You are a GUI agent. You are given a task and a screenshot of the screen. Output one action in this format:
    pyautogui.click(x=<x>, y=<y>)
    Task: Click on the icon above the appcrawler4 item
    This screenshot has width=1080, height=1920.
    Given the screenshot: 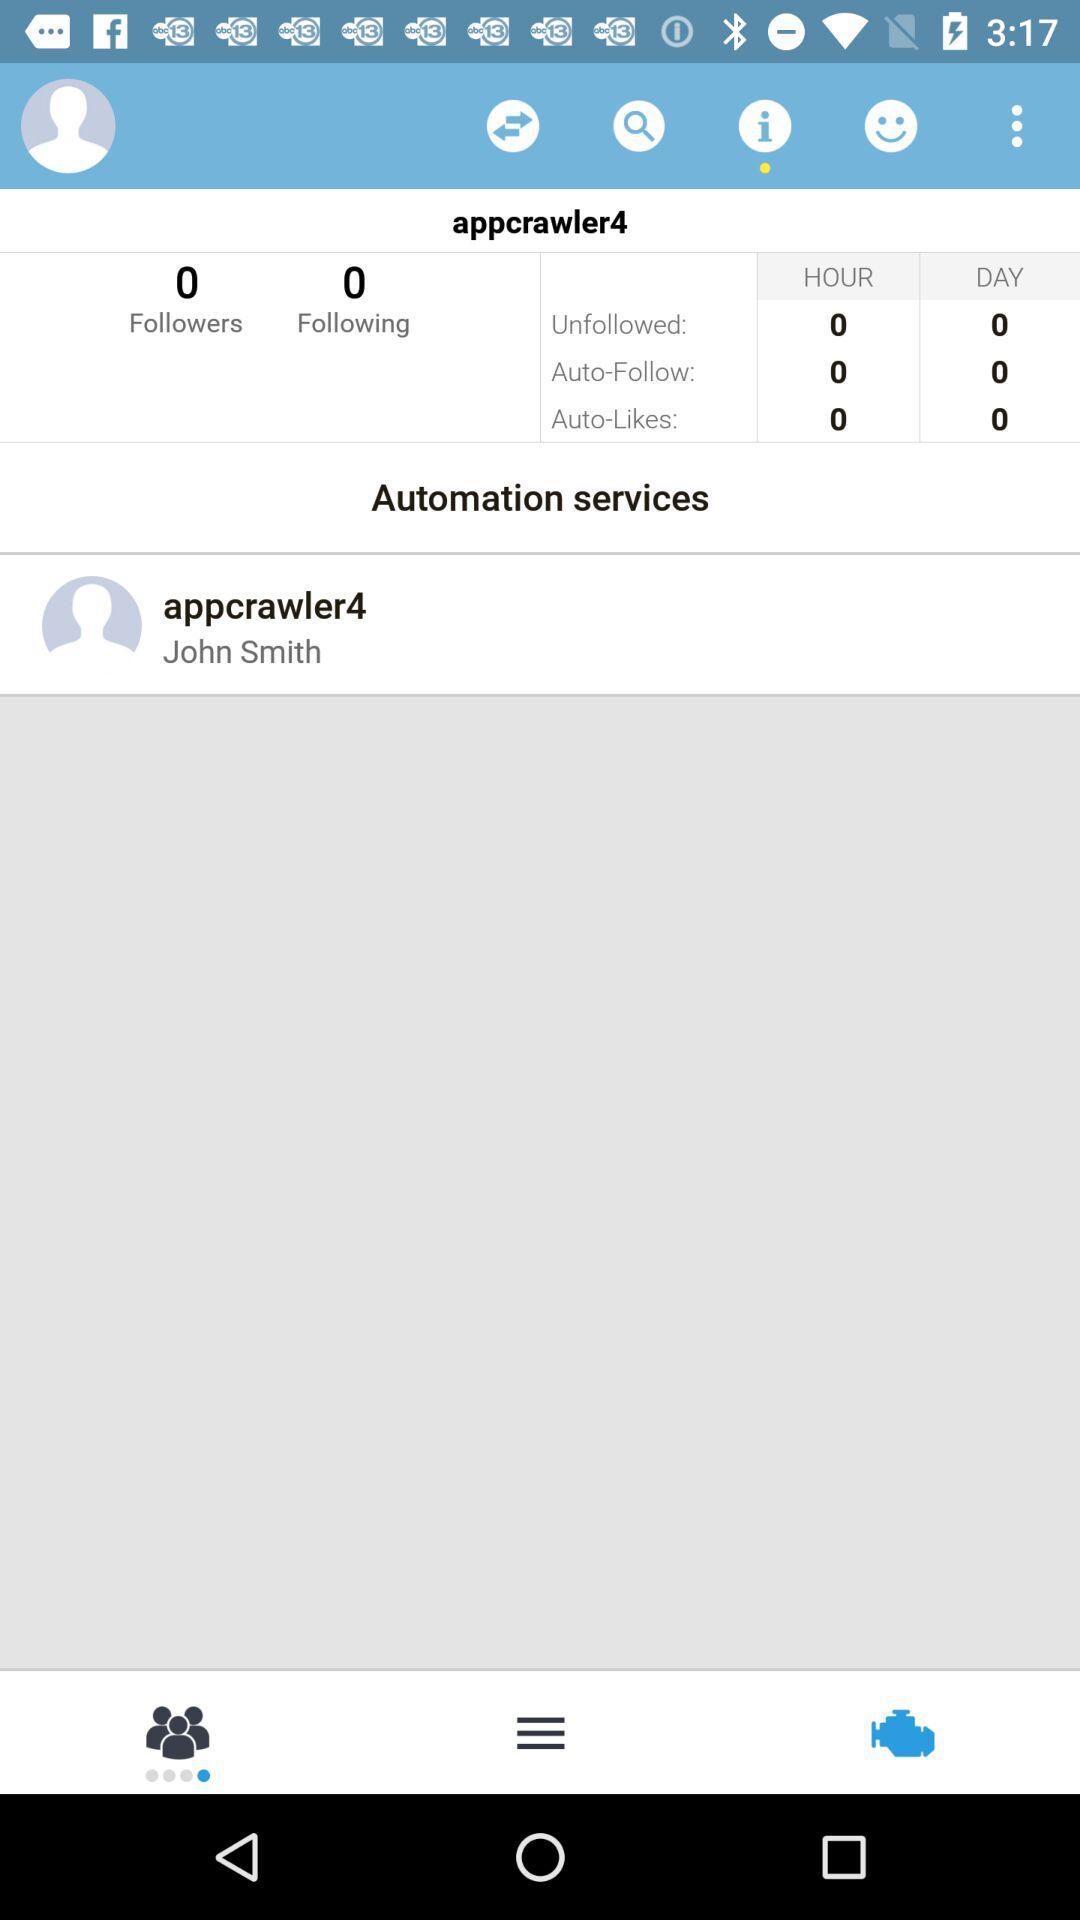 What is the action you would take?
    pyautogui.click(x=512, y=124)
    